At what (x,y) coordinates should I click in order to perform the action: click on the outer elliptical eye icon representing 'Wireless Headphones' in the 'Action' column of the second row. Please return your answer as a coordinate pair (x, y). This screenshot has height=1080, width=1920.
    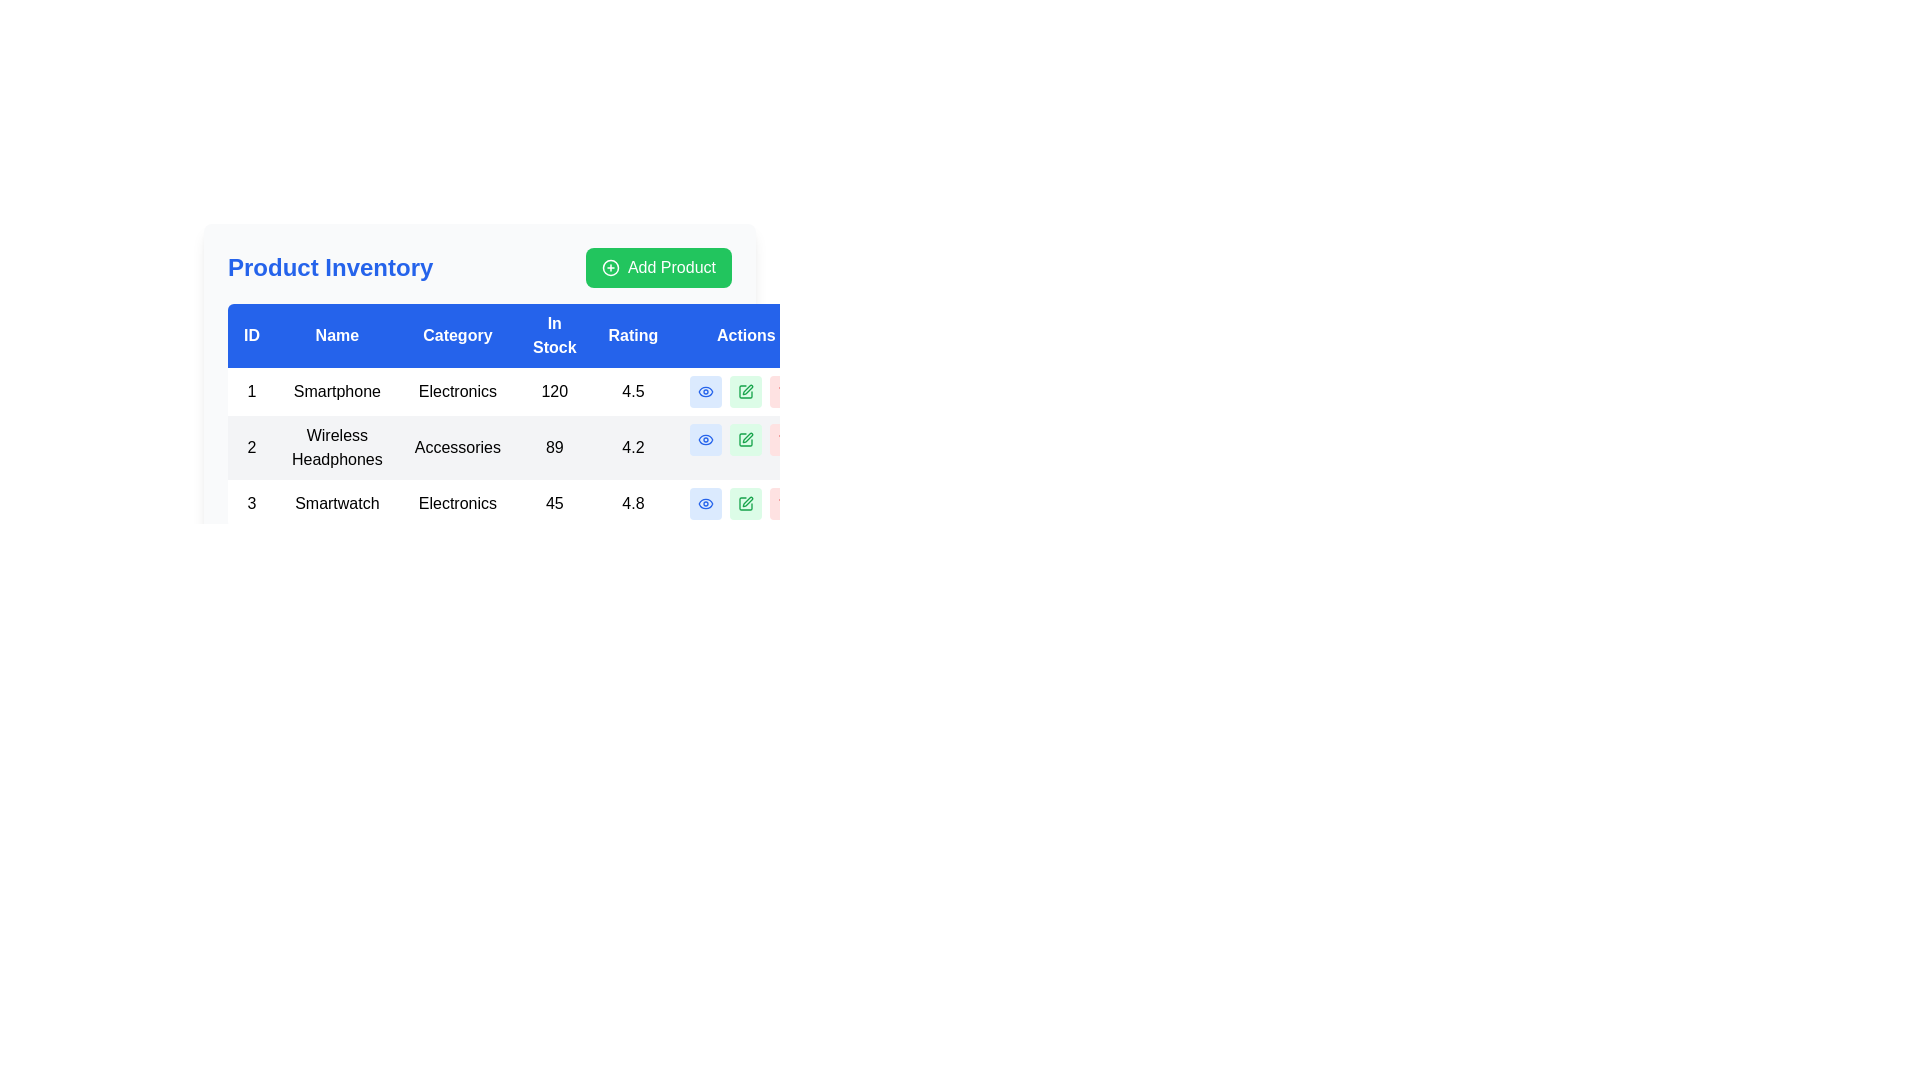
    Looking at the image, I should click on (706, 503).